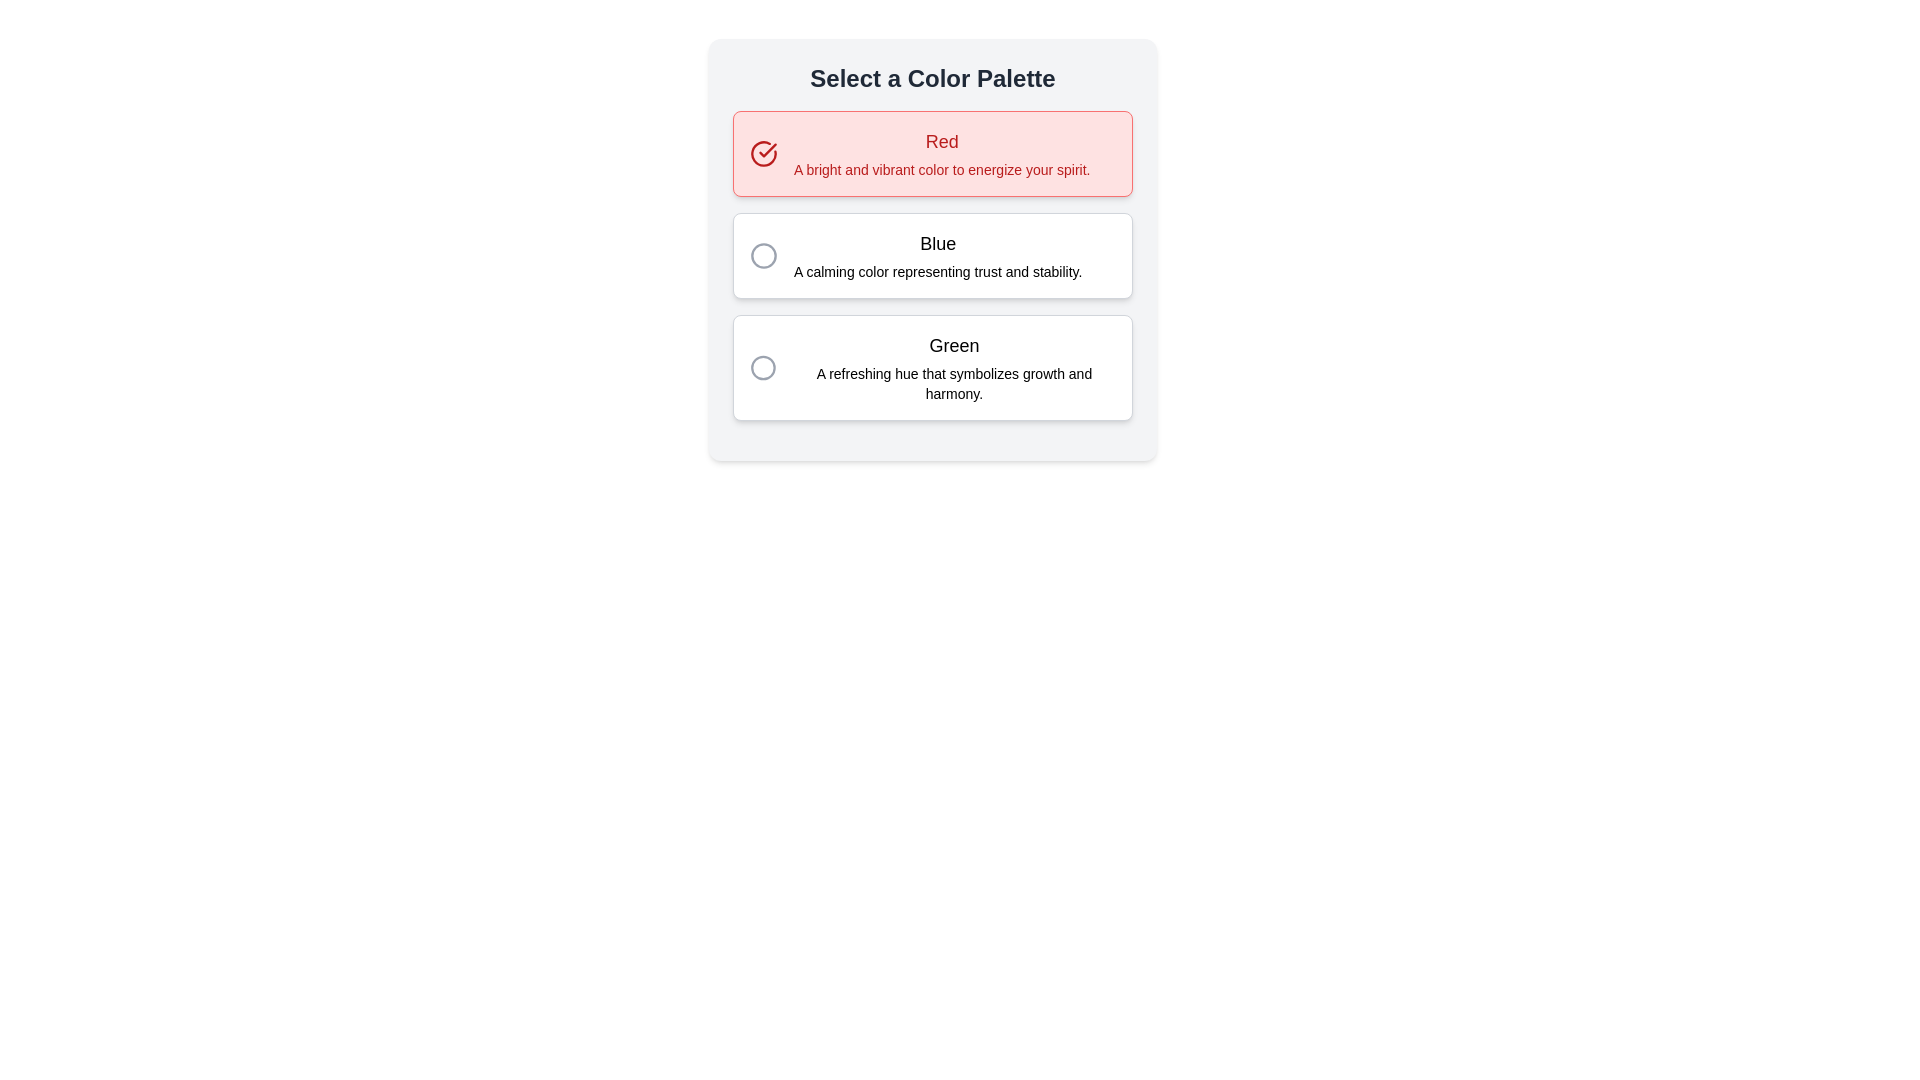 The image size is (1920, 1080). What do you see at coordinates (953, 384) in the screenshot?
I see `the text label that contains 'A refreshing hue that symbolizes growth and harmony.' located below the 'Green' title in the 'Select a Color Palette' interface` at bounding box center [953, 384].